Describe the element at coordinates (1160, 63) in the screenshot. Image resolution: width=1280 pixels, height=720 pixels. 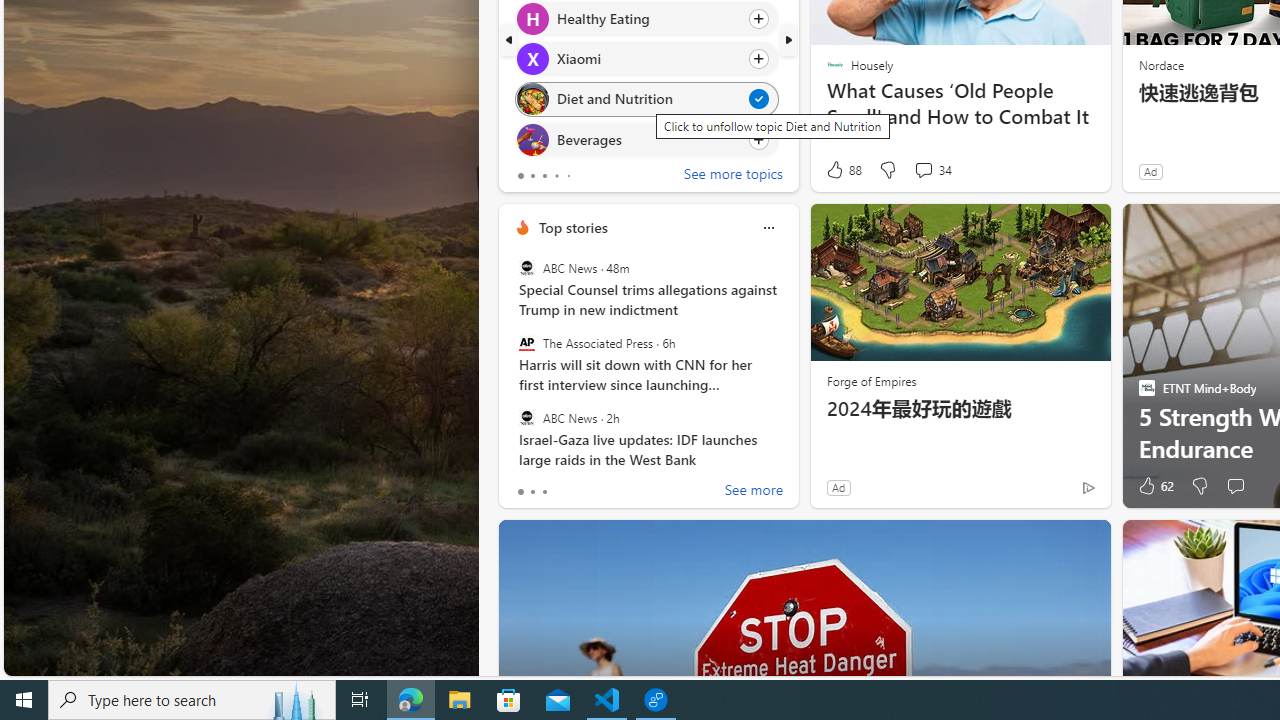
I see `'Nordace'` at that location.